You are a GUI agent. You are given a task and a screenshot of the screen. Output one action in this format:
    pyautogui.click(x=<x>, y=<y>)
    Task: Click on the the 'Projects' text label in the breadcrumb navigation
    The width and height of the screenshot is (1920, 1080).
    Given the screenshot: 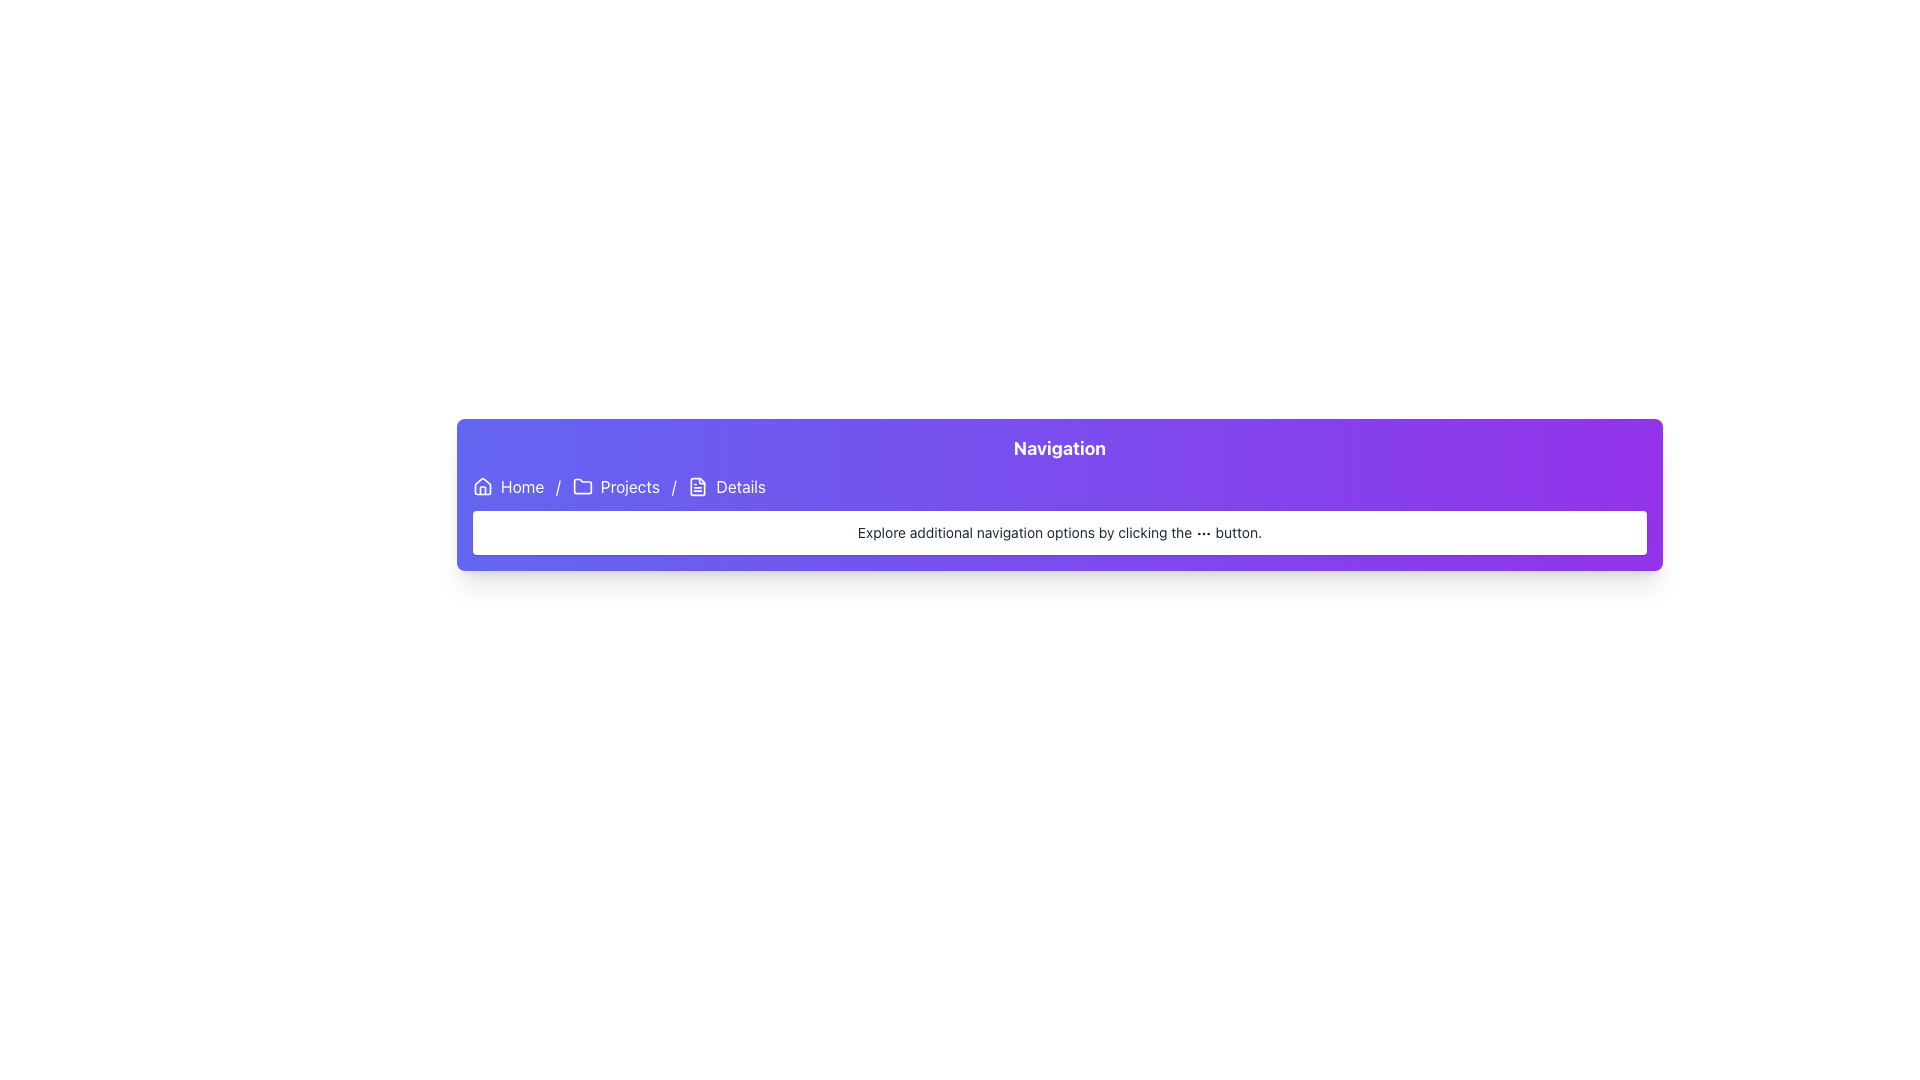 What is the action you would take?
    pyautogui.click(x=629, y=486)
    